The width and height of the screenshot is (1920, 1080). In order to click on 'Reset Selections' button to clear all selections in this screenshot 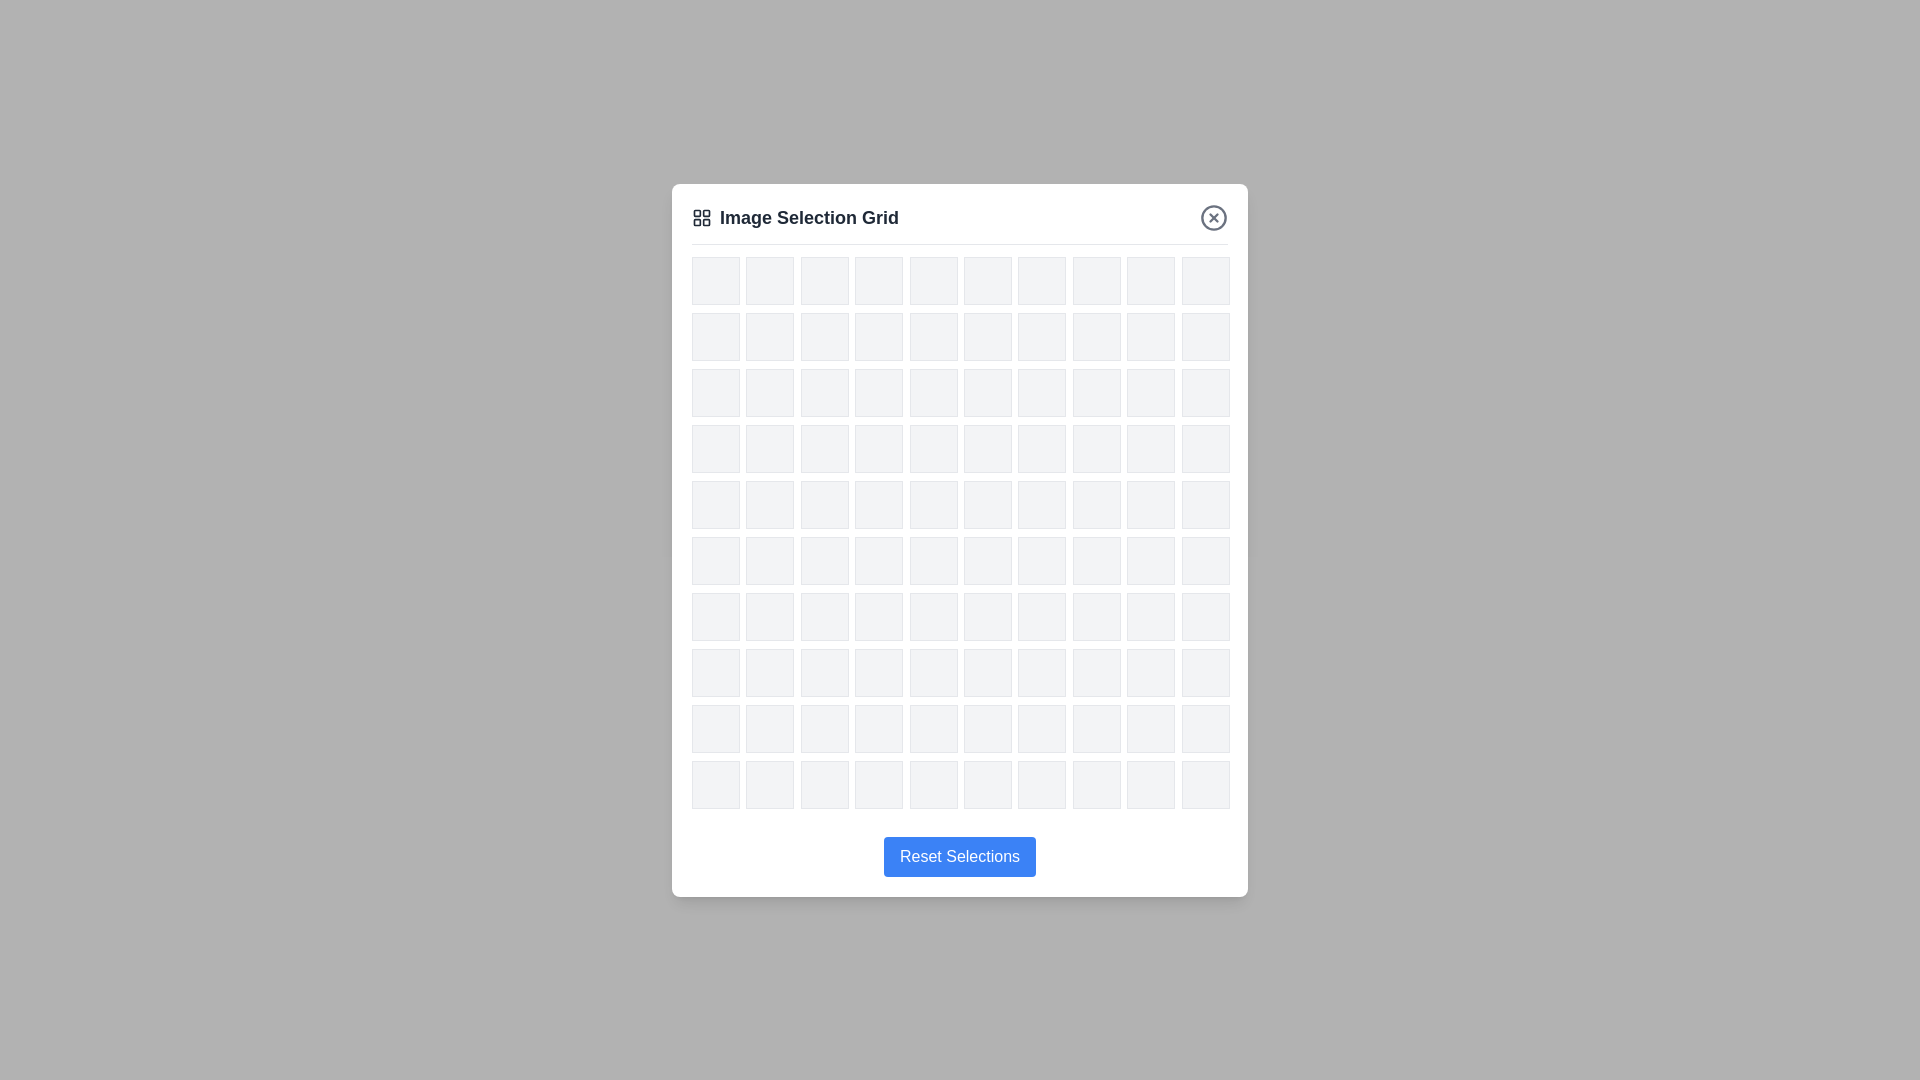, I will do `click(960, 855)`.